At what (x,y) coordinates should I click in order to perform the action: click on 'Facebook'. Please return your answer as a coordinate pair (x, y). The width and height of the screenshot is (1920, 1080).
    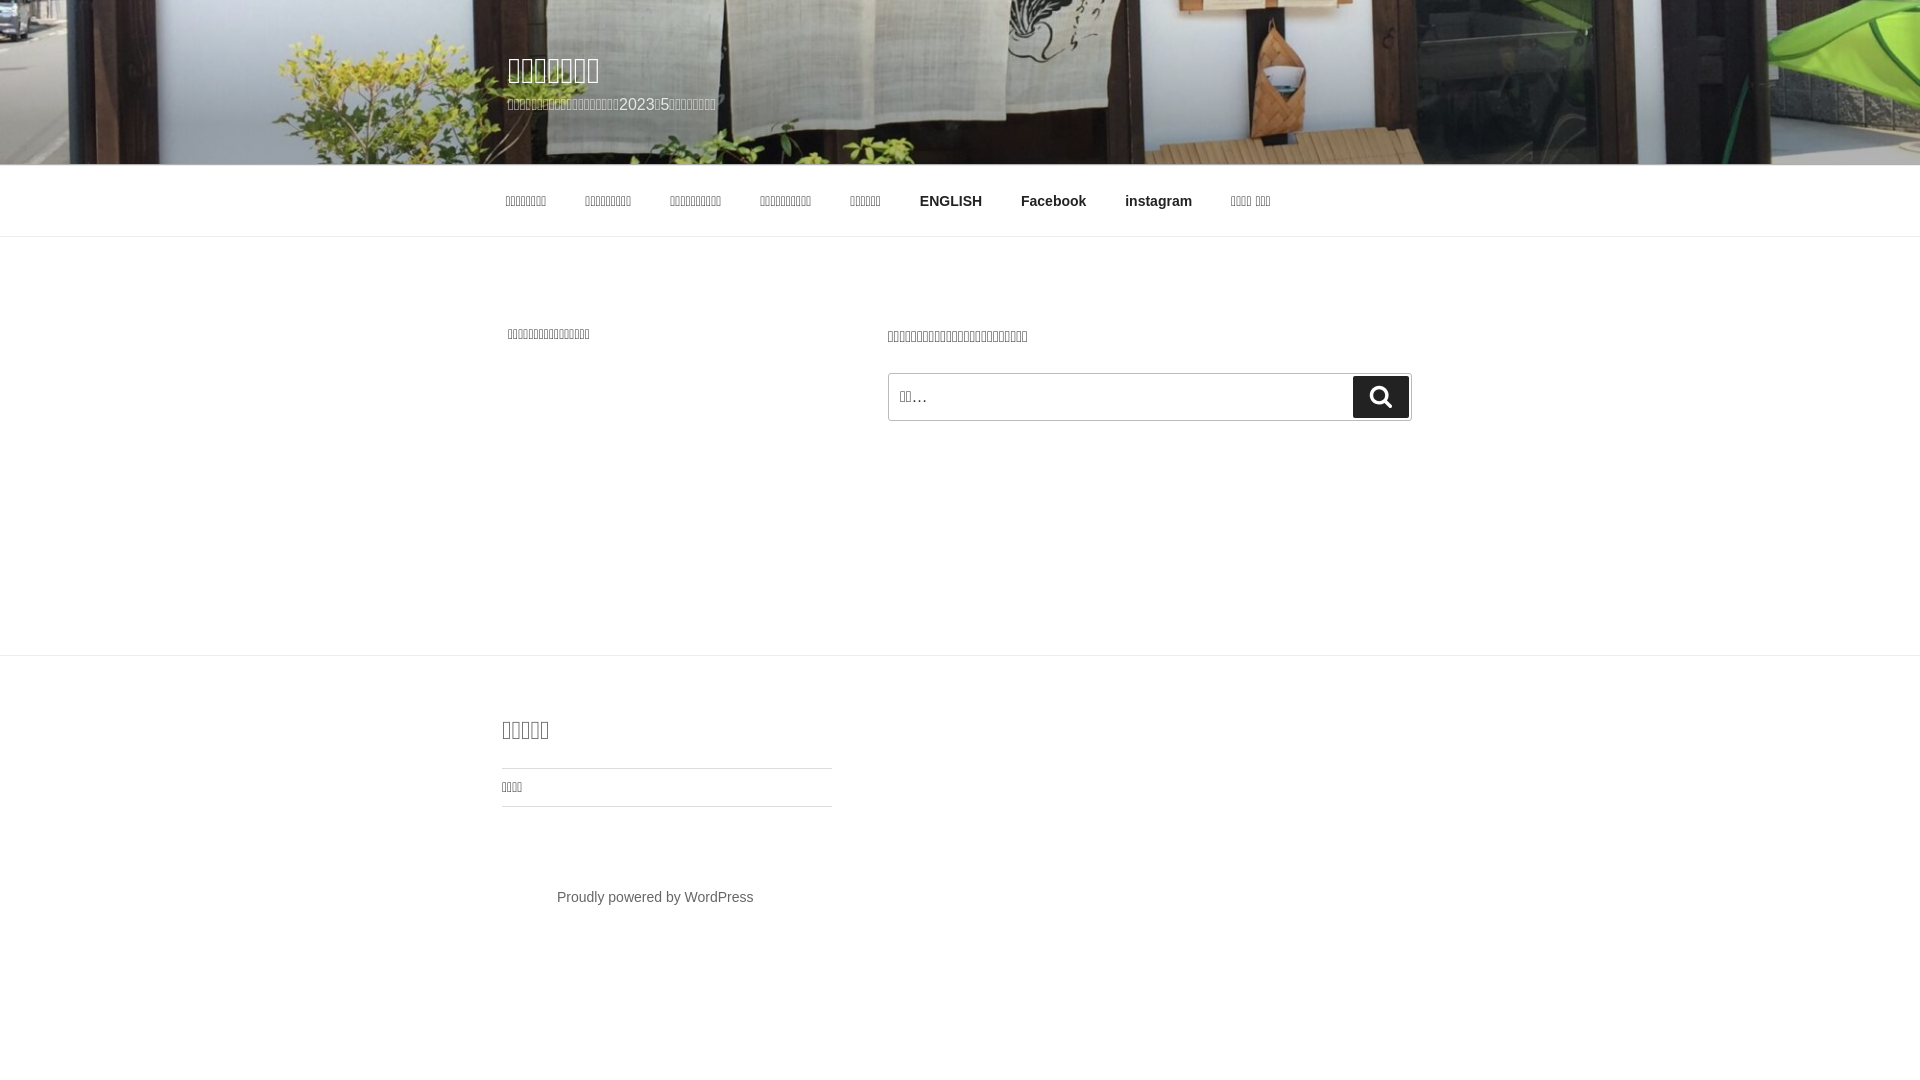
    Looking at the image, I should click on (1051, 200).